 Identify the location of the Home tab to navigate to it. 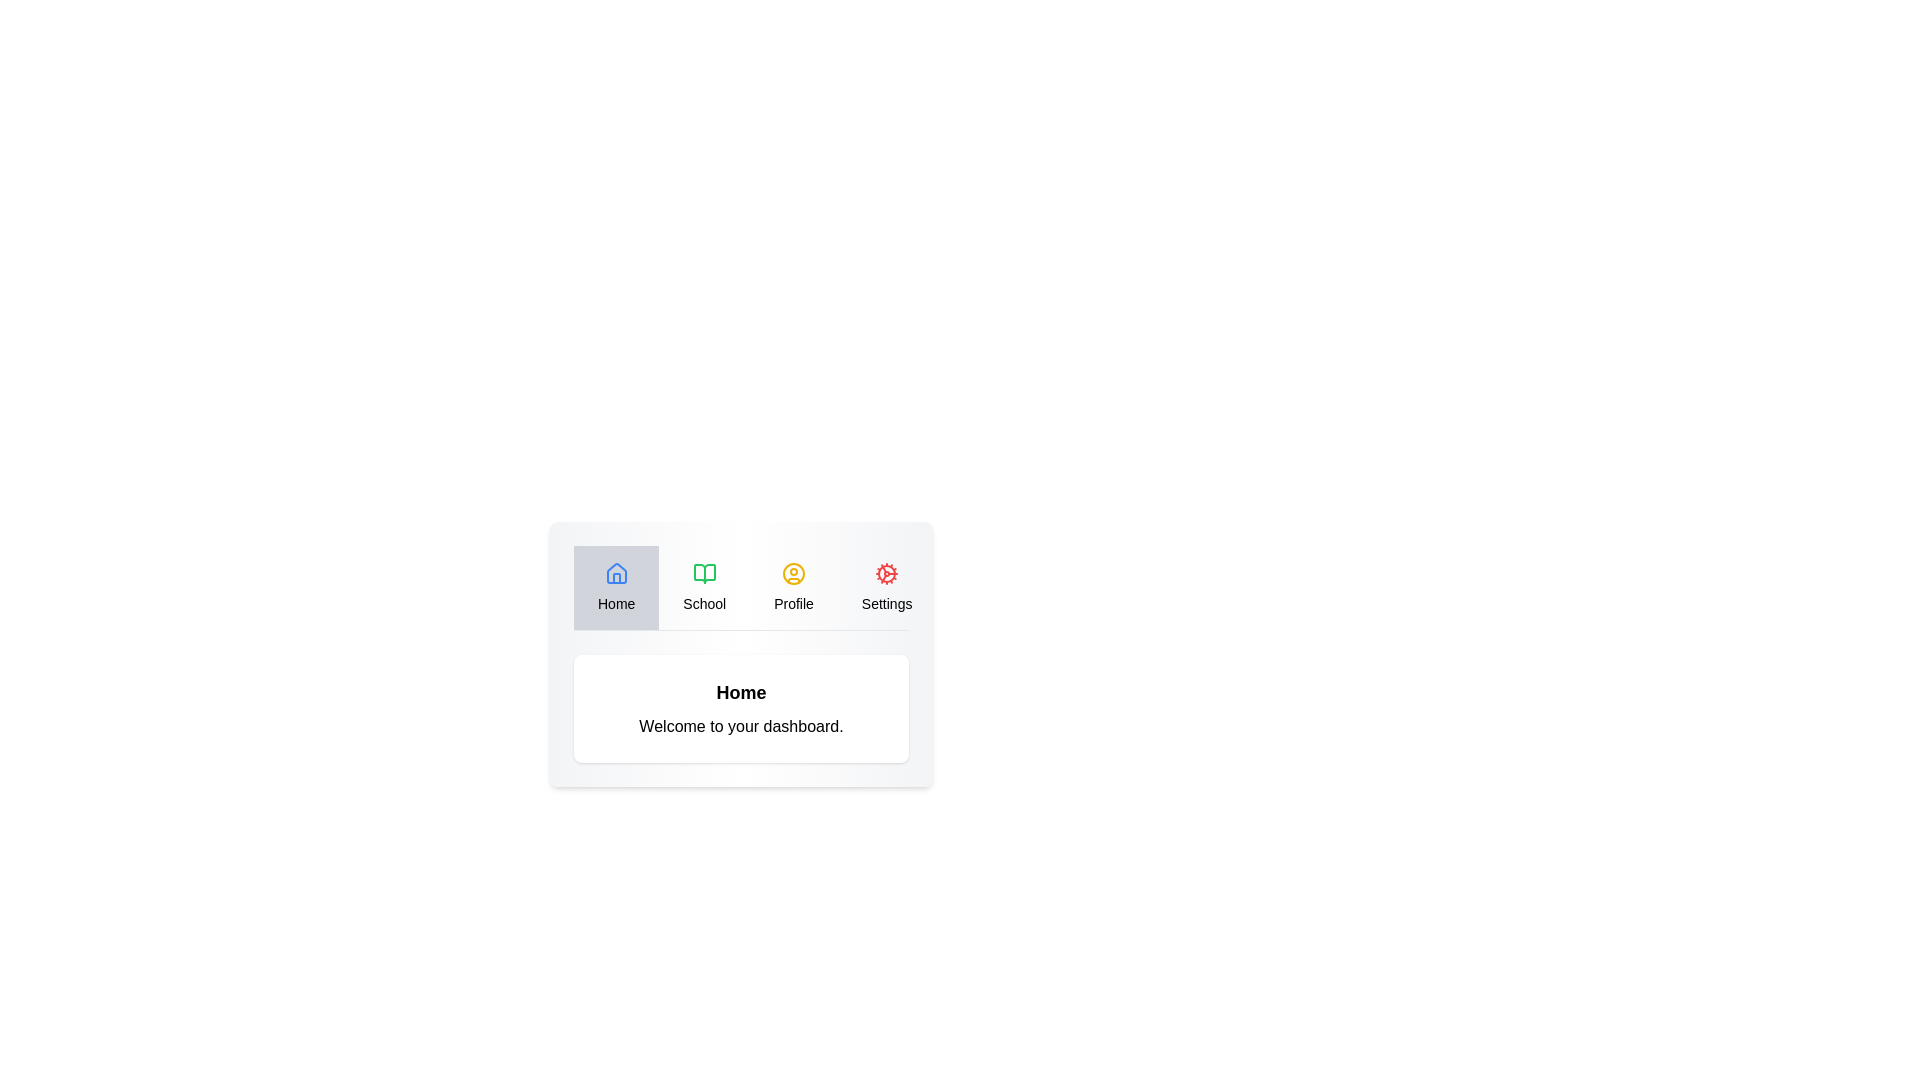
(615, 586).